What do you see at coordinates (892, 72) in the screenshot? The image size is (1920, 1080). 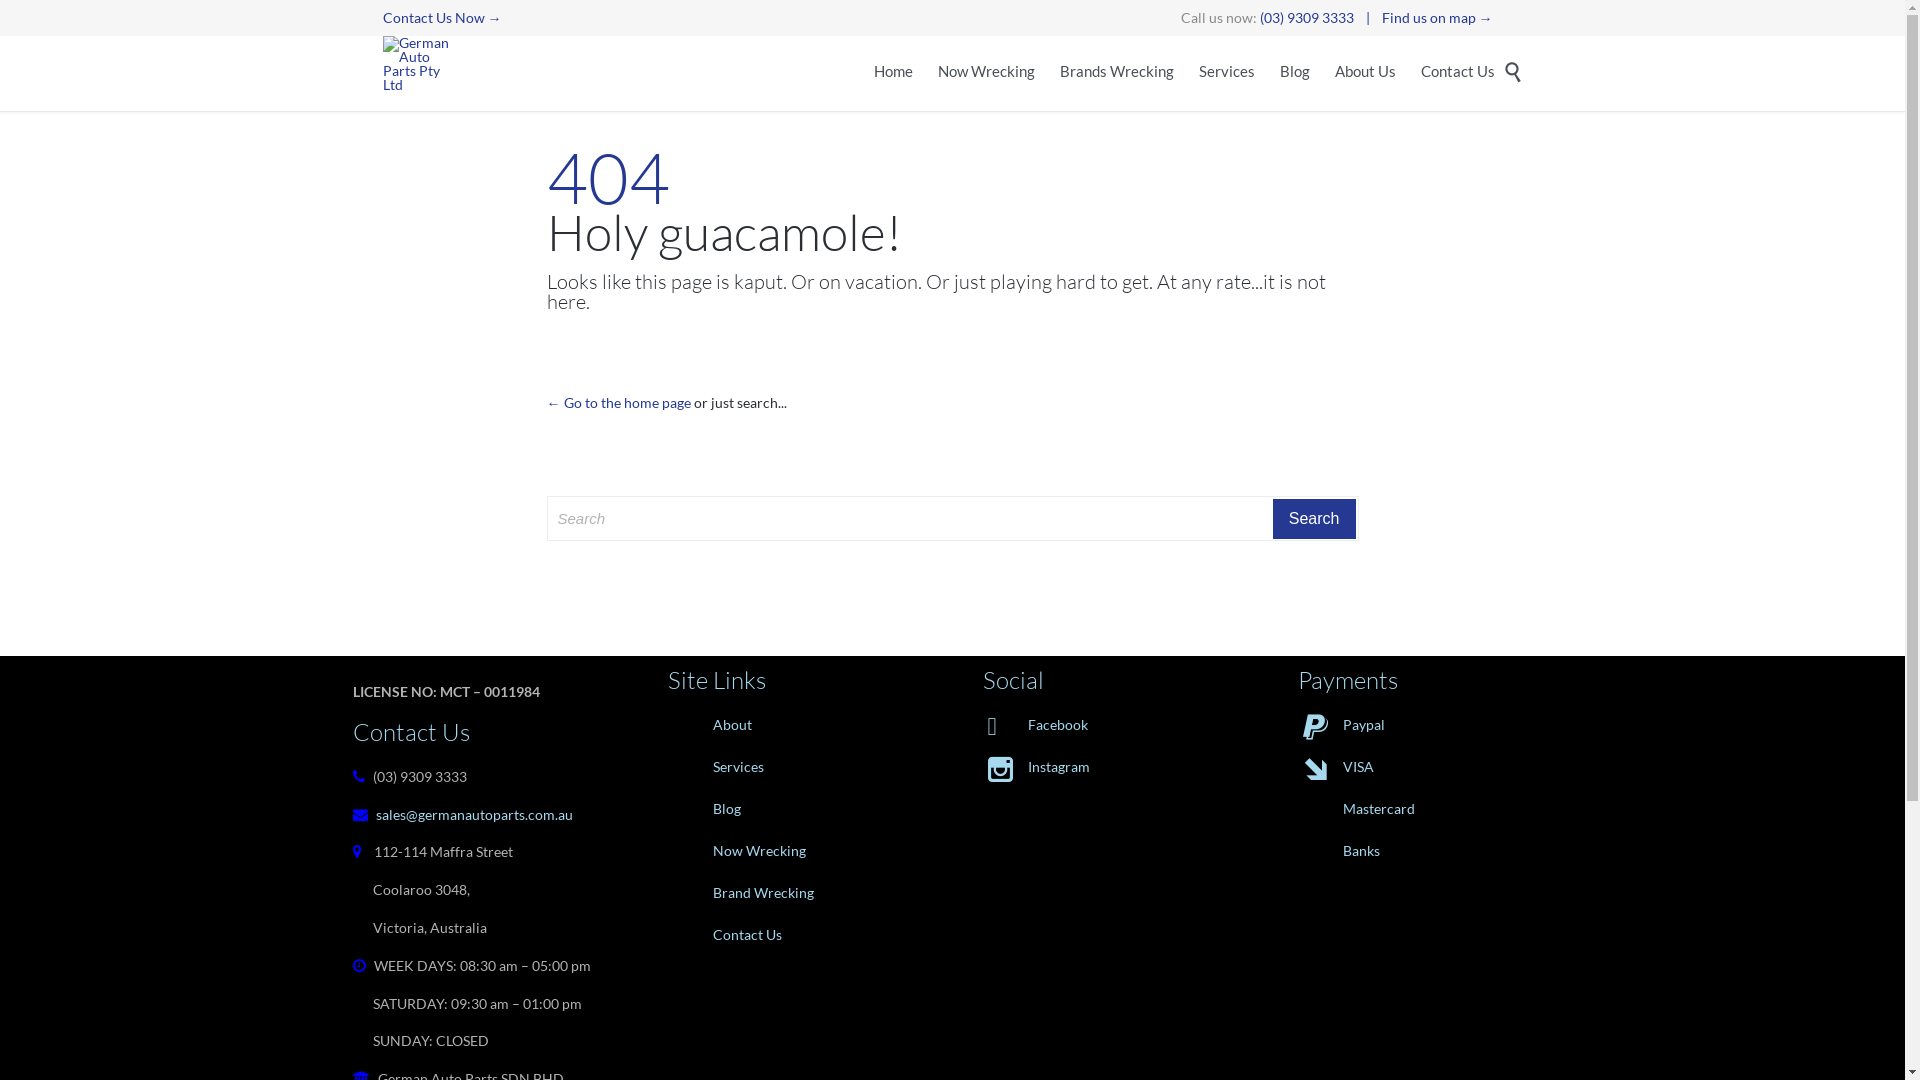 I see `'Home'` at bounding box center [892, 72].